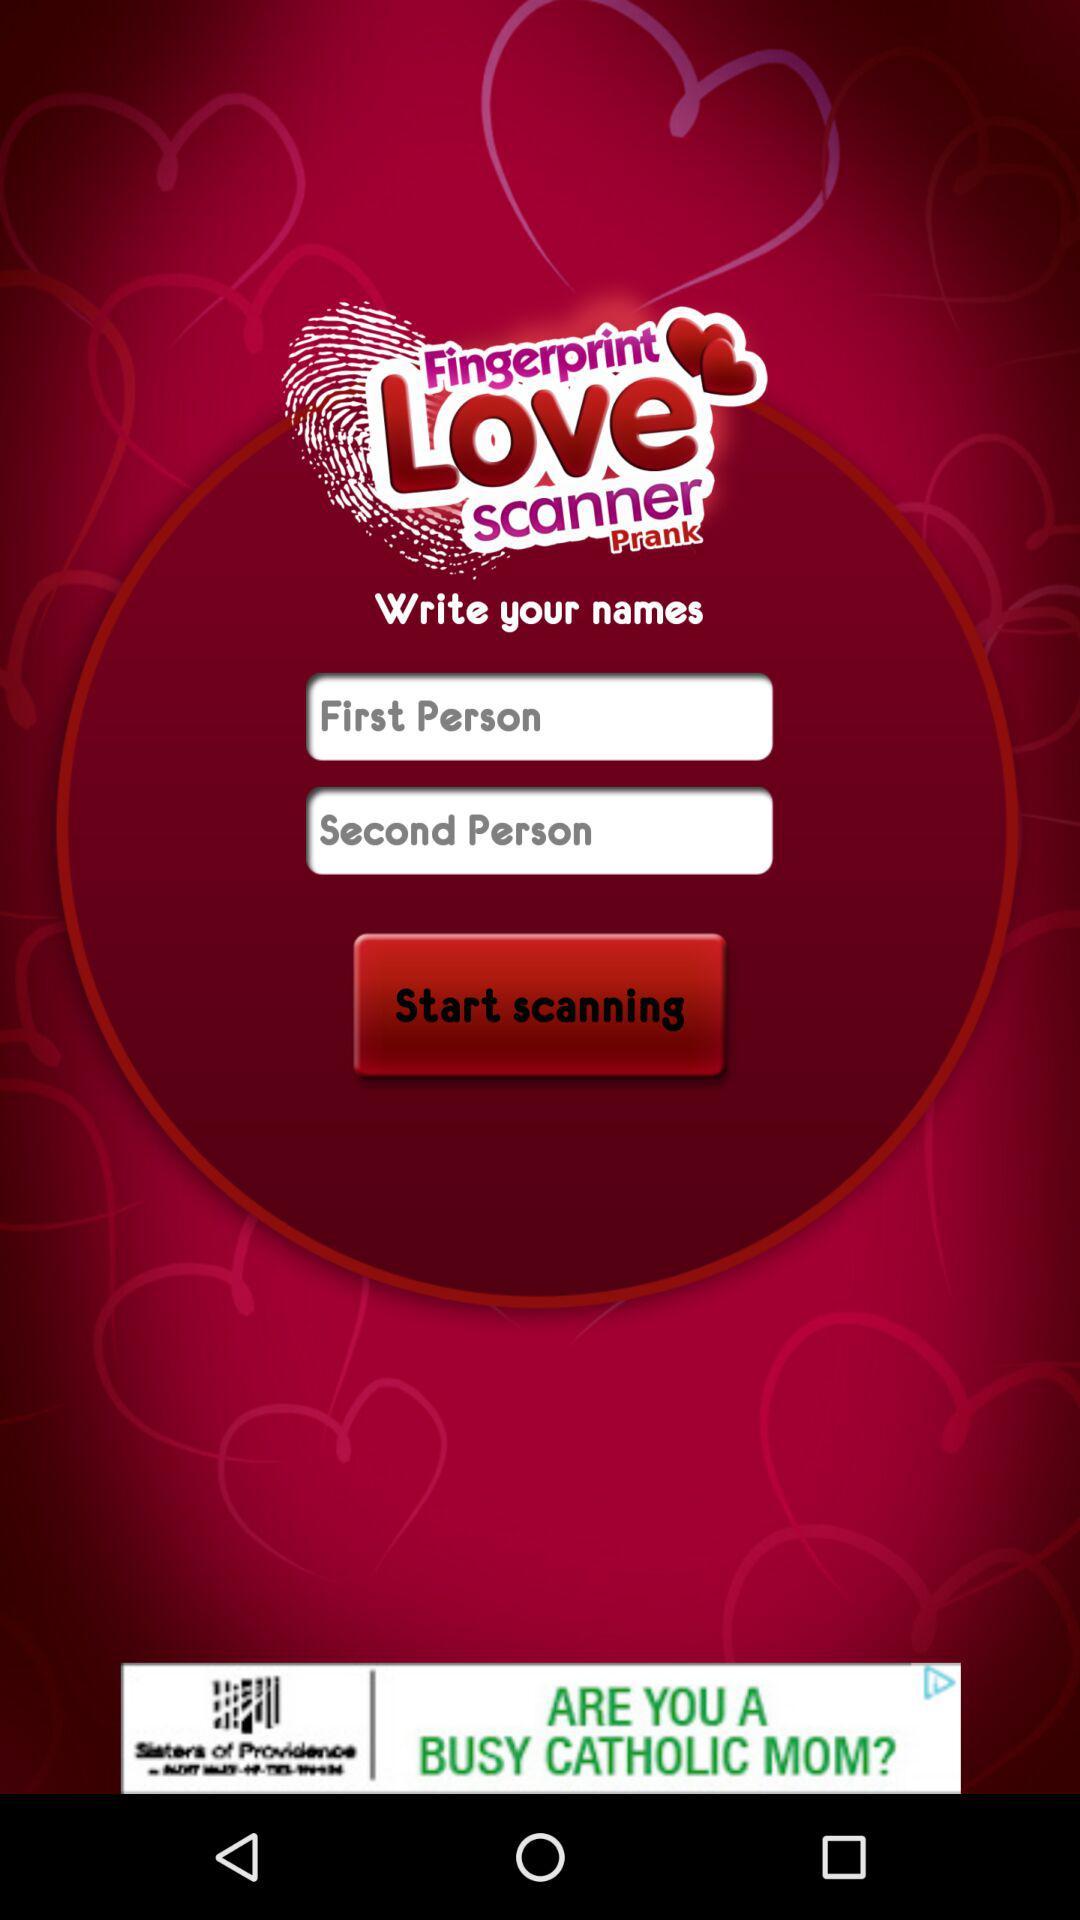  I want to click on game page, so click(538, 830).